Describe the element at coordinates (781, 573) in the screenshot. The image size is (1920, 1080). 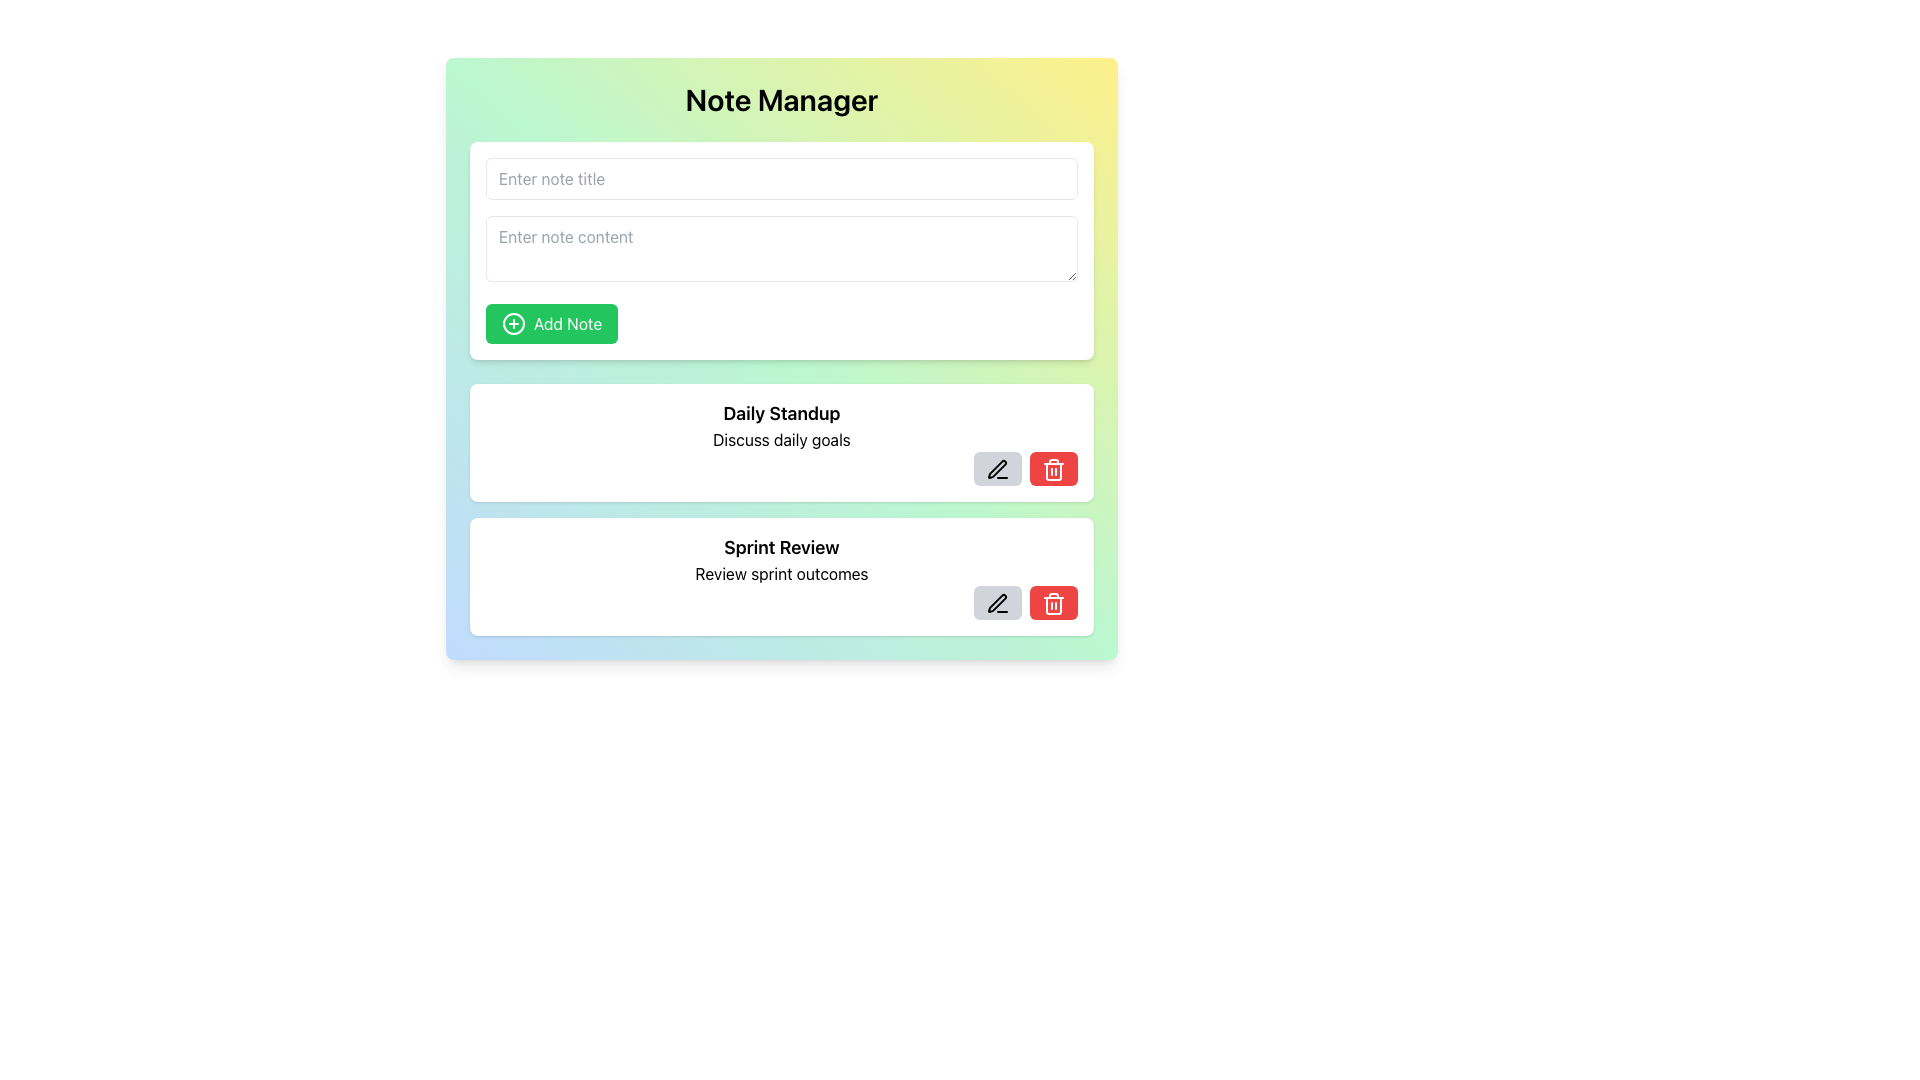
I see `the text element displaying 'Review sprint outcomes', which is located below the header 'Sprint Review' and above the editing and deleting icons` at that location.